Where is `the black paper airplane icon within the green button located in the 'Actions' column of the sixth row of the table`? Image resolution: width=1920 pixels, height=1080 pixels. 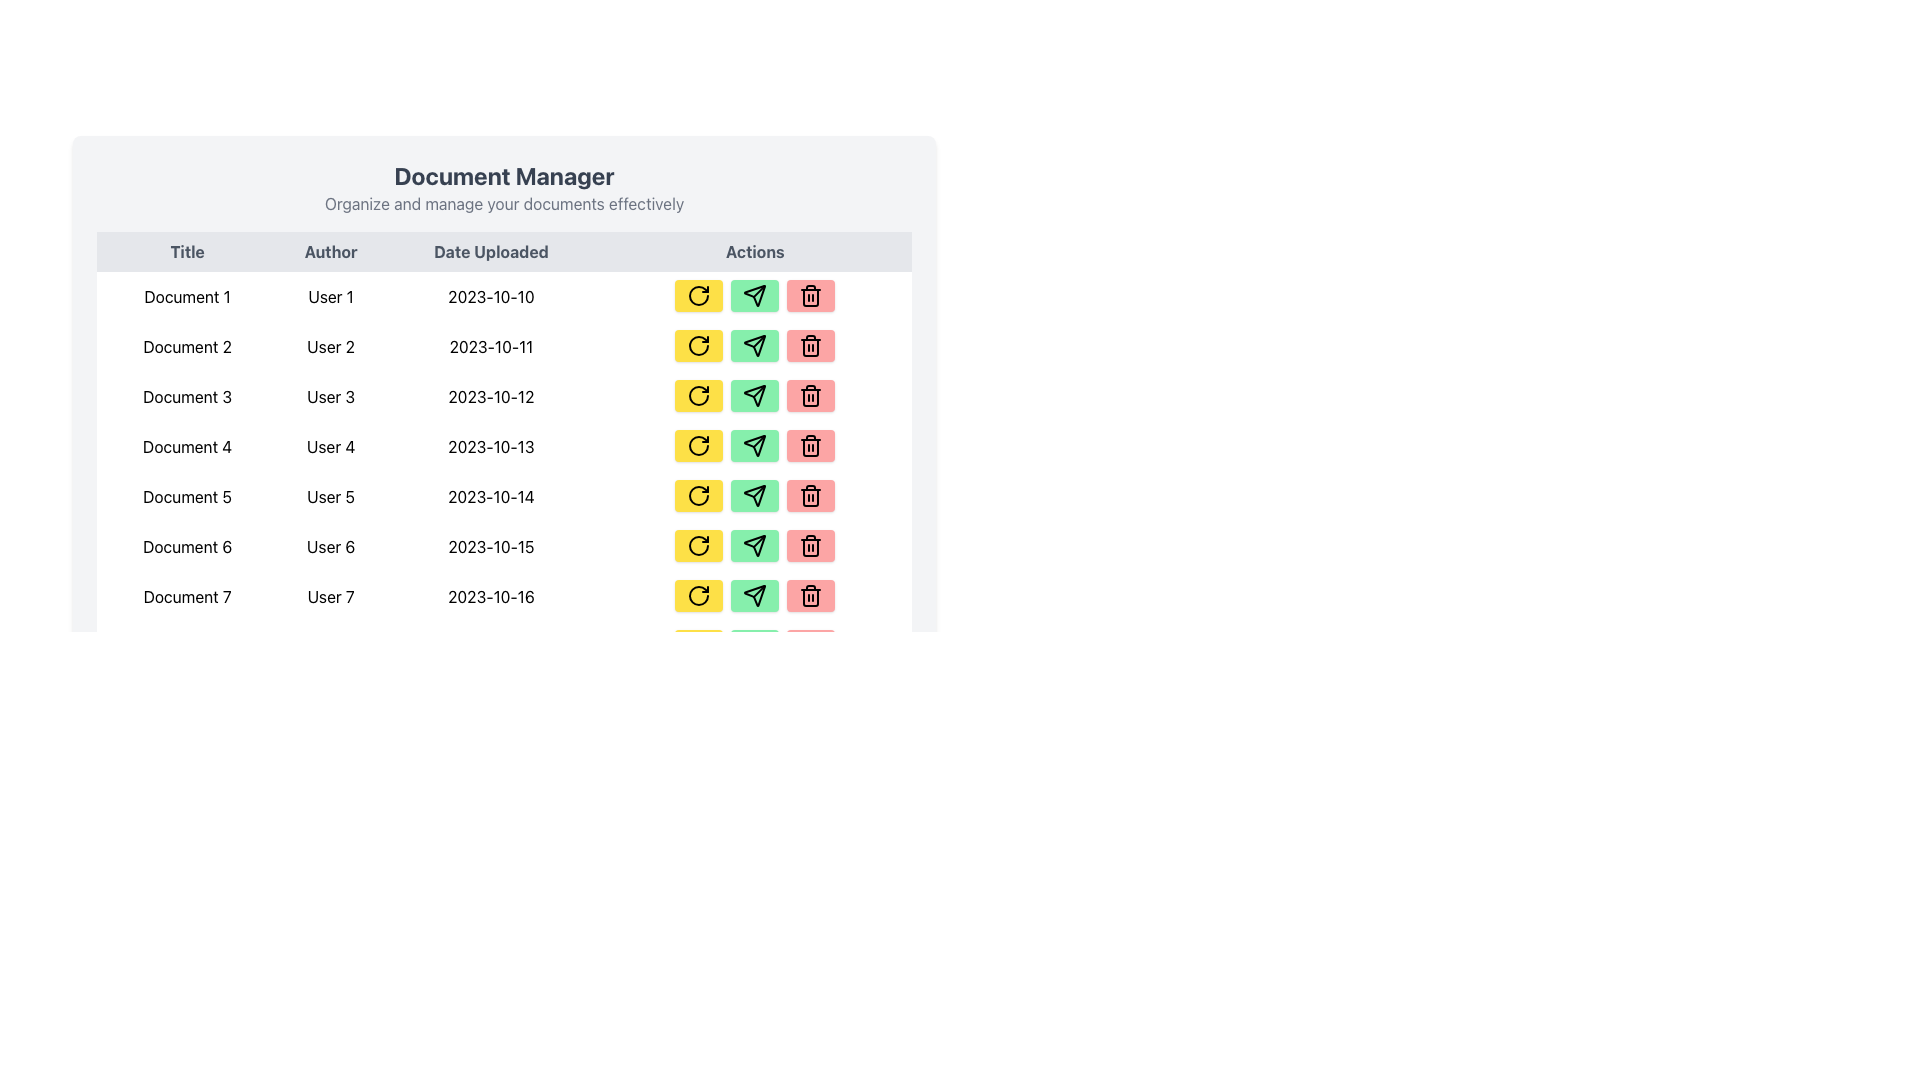 the black paper airplane icon within the green button located in the 'Actions' column of the sixth row of the table is located at coordinates (754, 345).